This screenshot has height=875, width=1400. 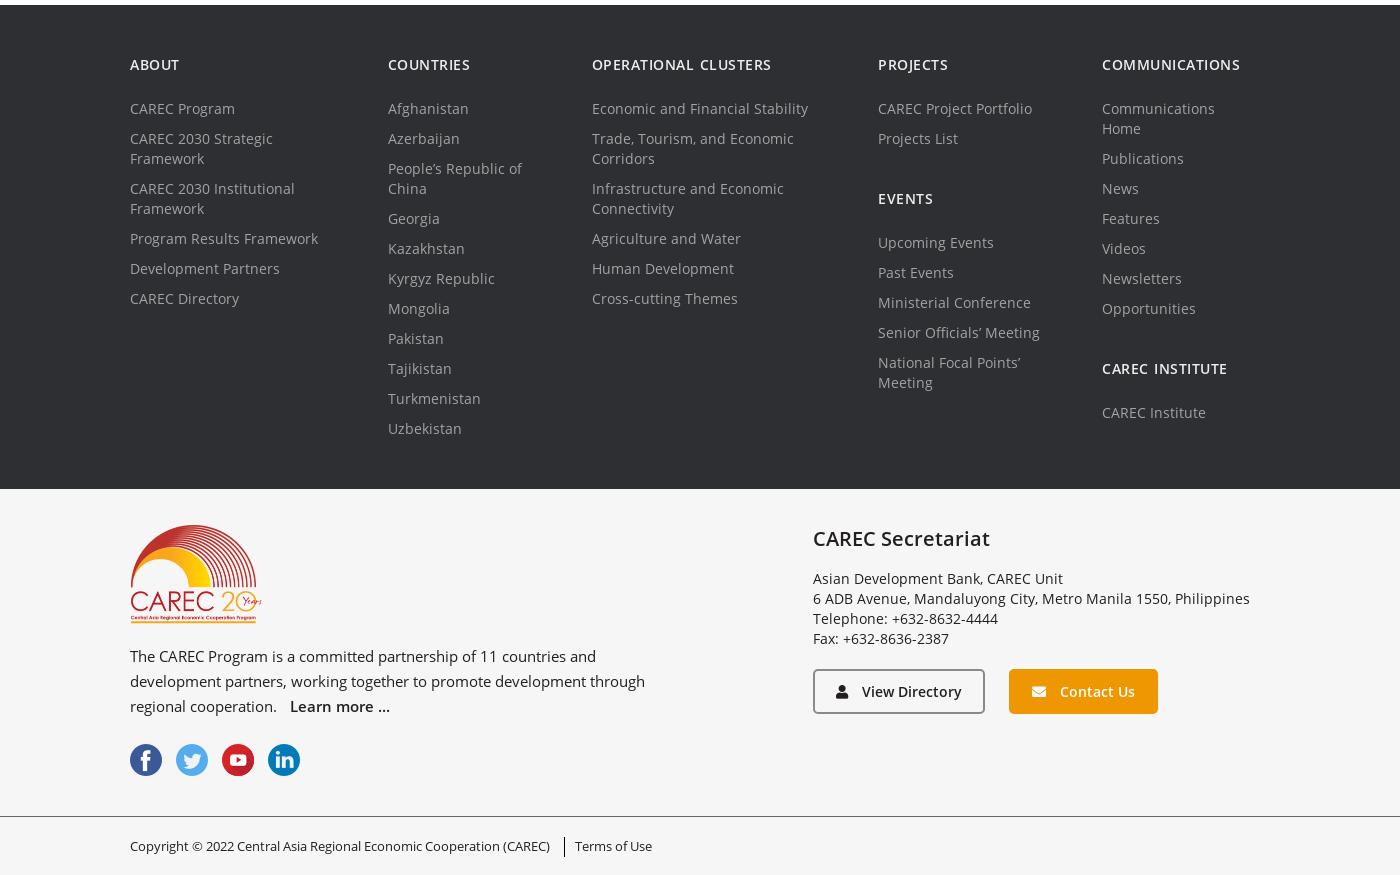 What do you see at coordinates (424, 248) in the screenshot?
I see `'Kazakhstan'` at bounding box center [424, 248].